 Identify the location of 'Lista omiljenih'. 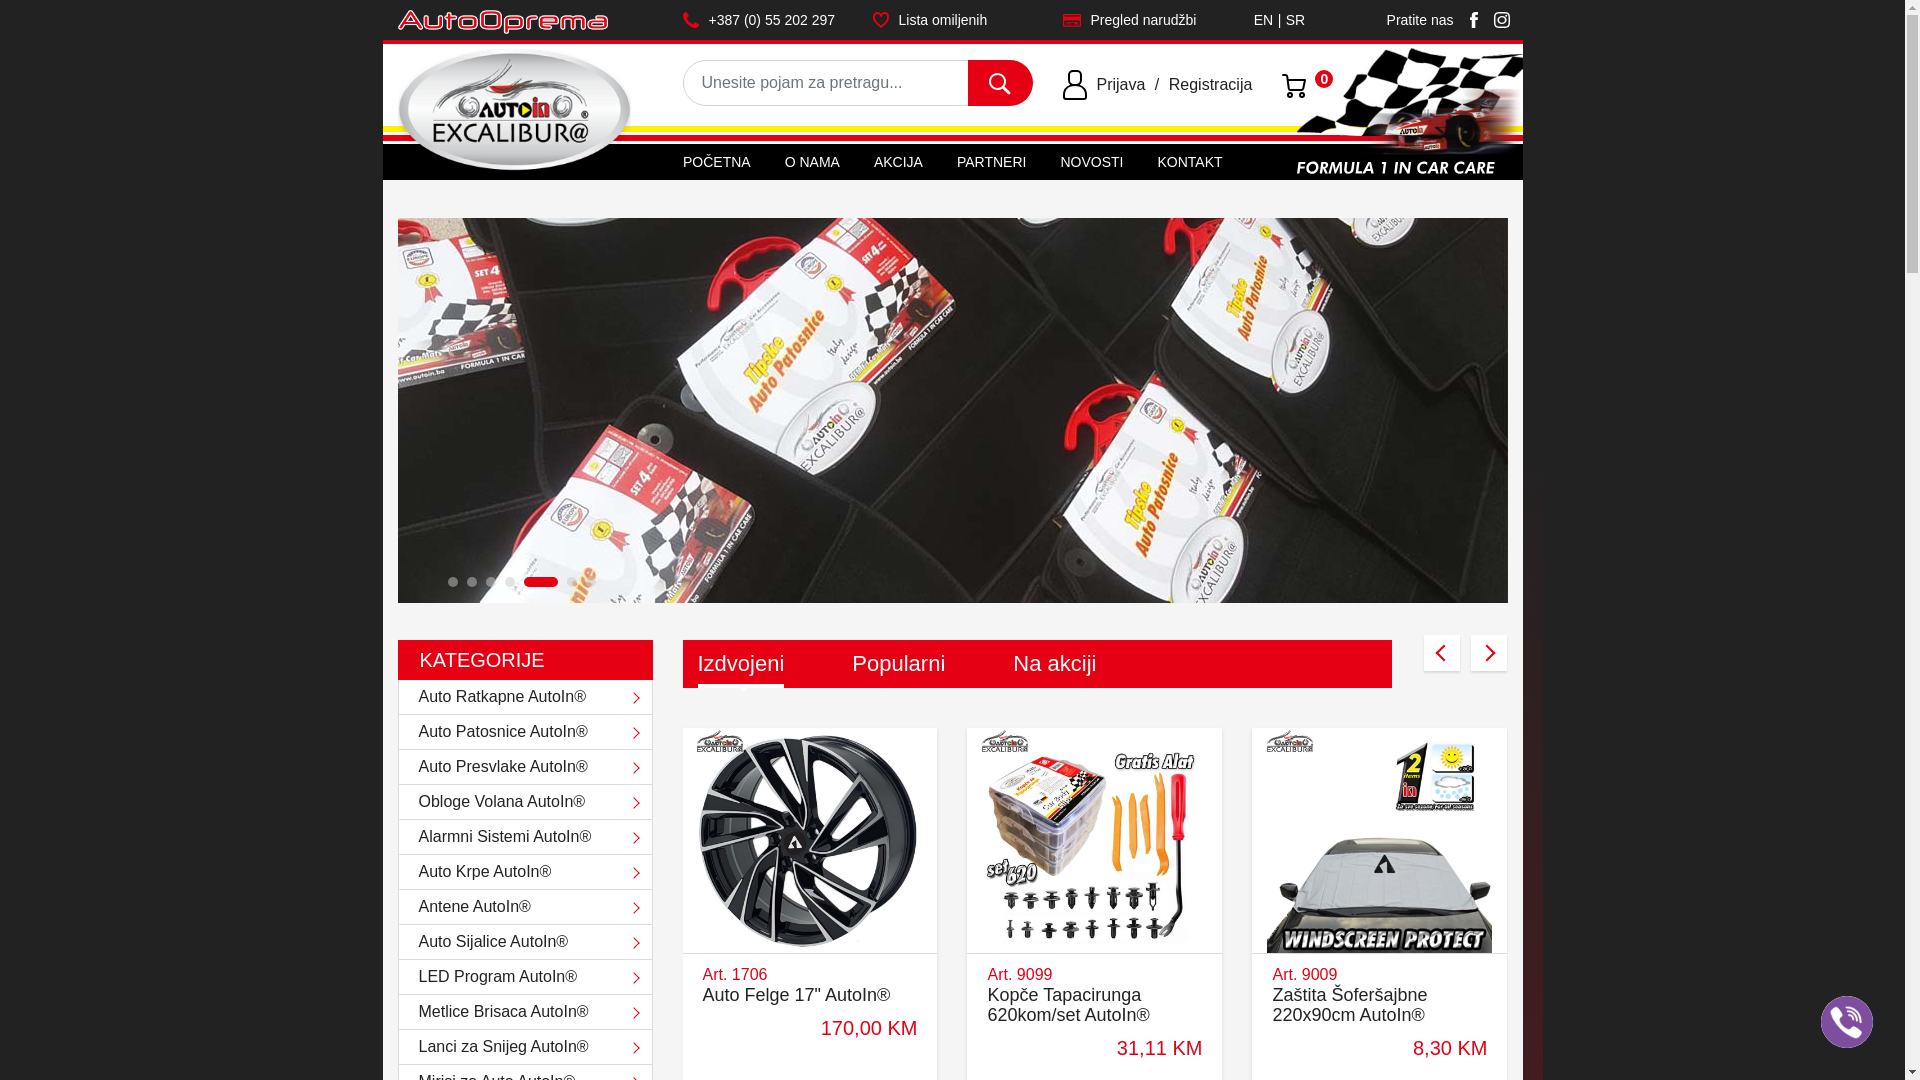
(950, 19).